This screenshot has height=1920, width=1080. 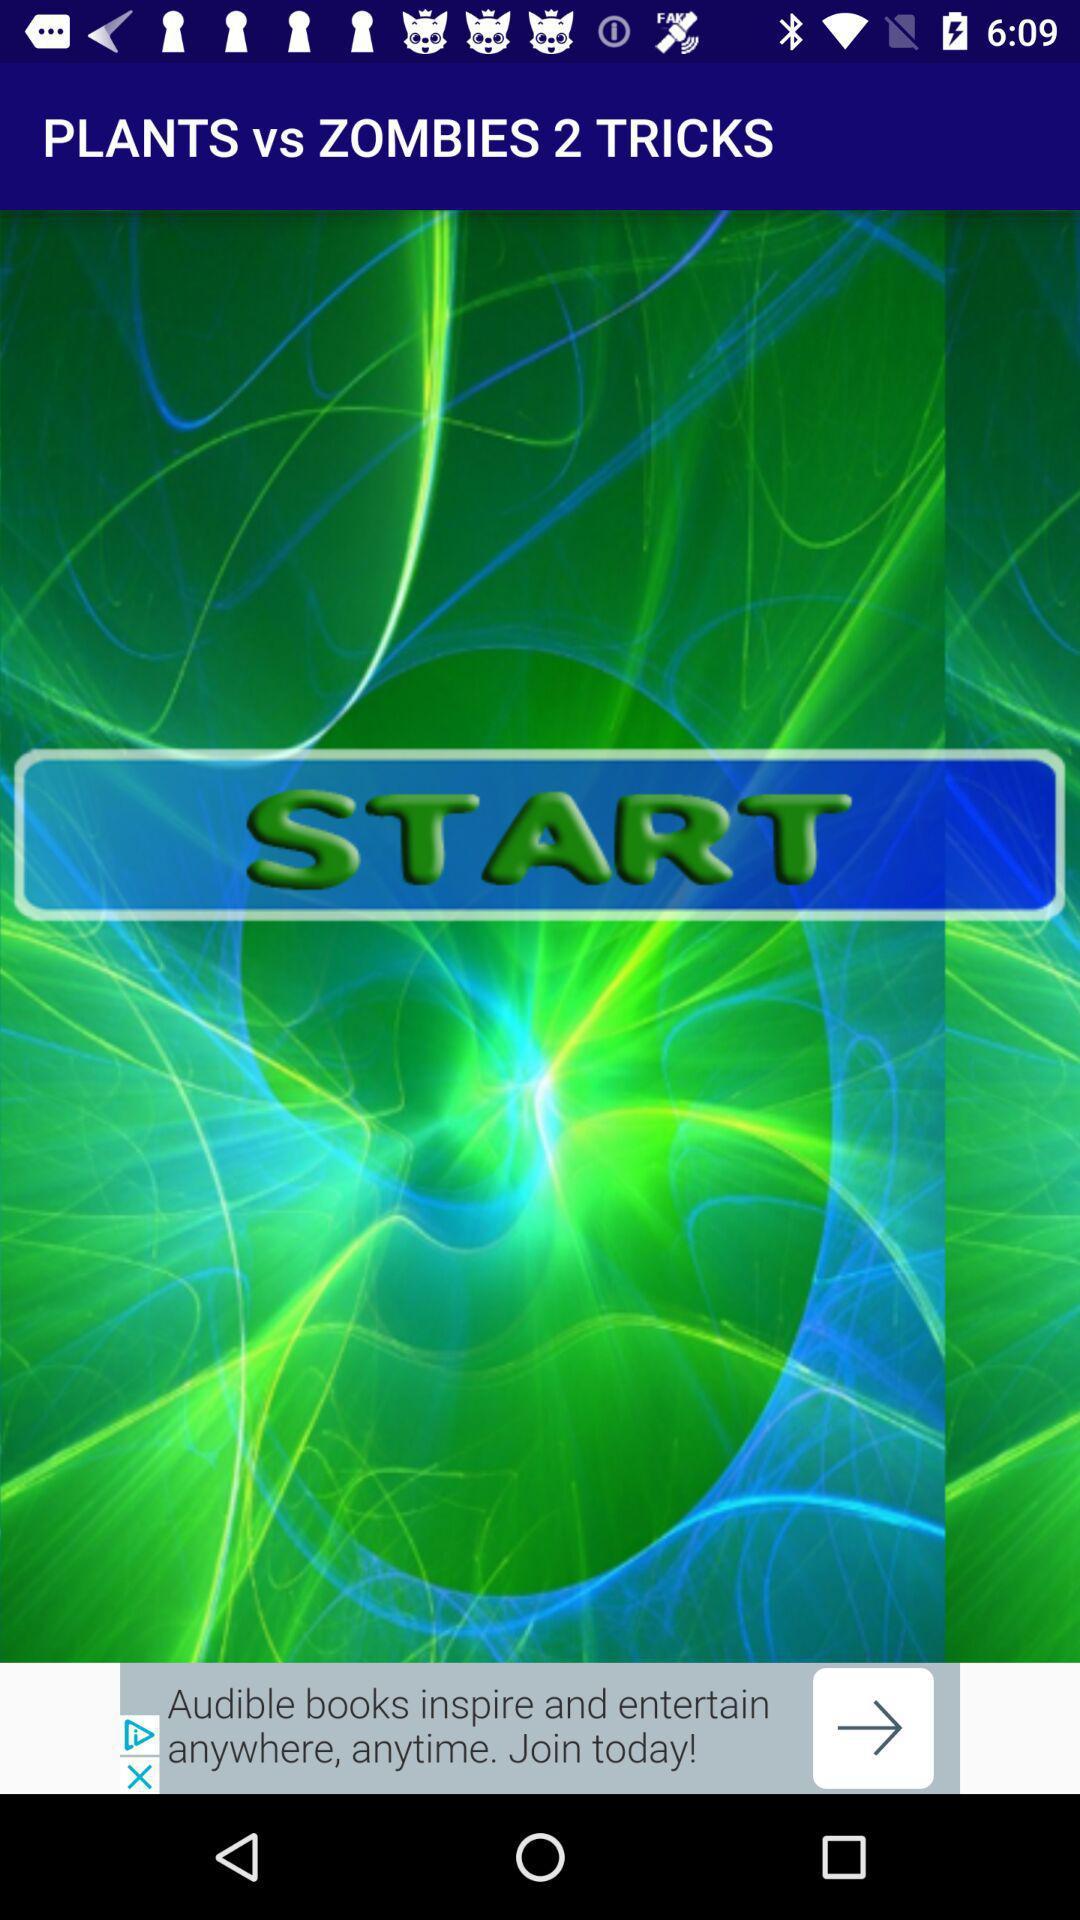 I want to click on advertisement, so click(x=540, y=1727).